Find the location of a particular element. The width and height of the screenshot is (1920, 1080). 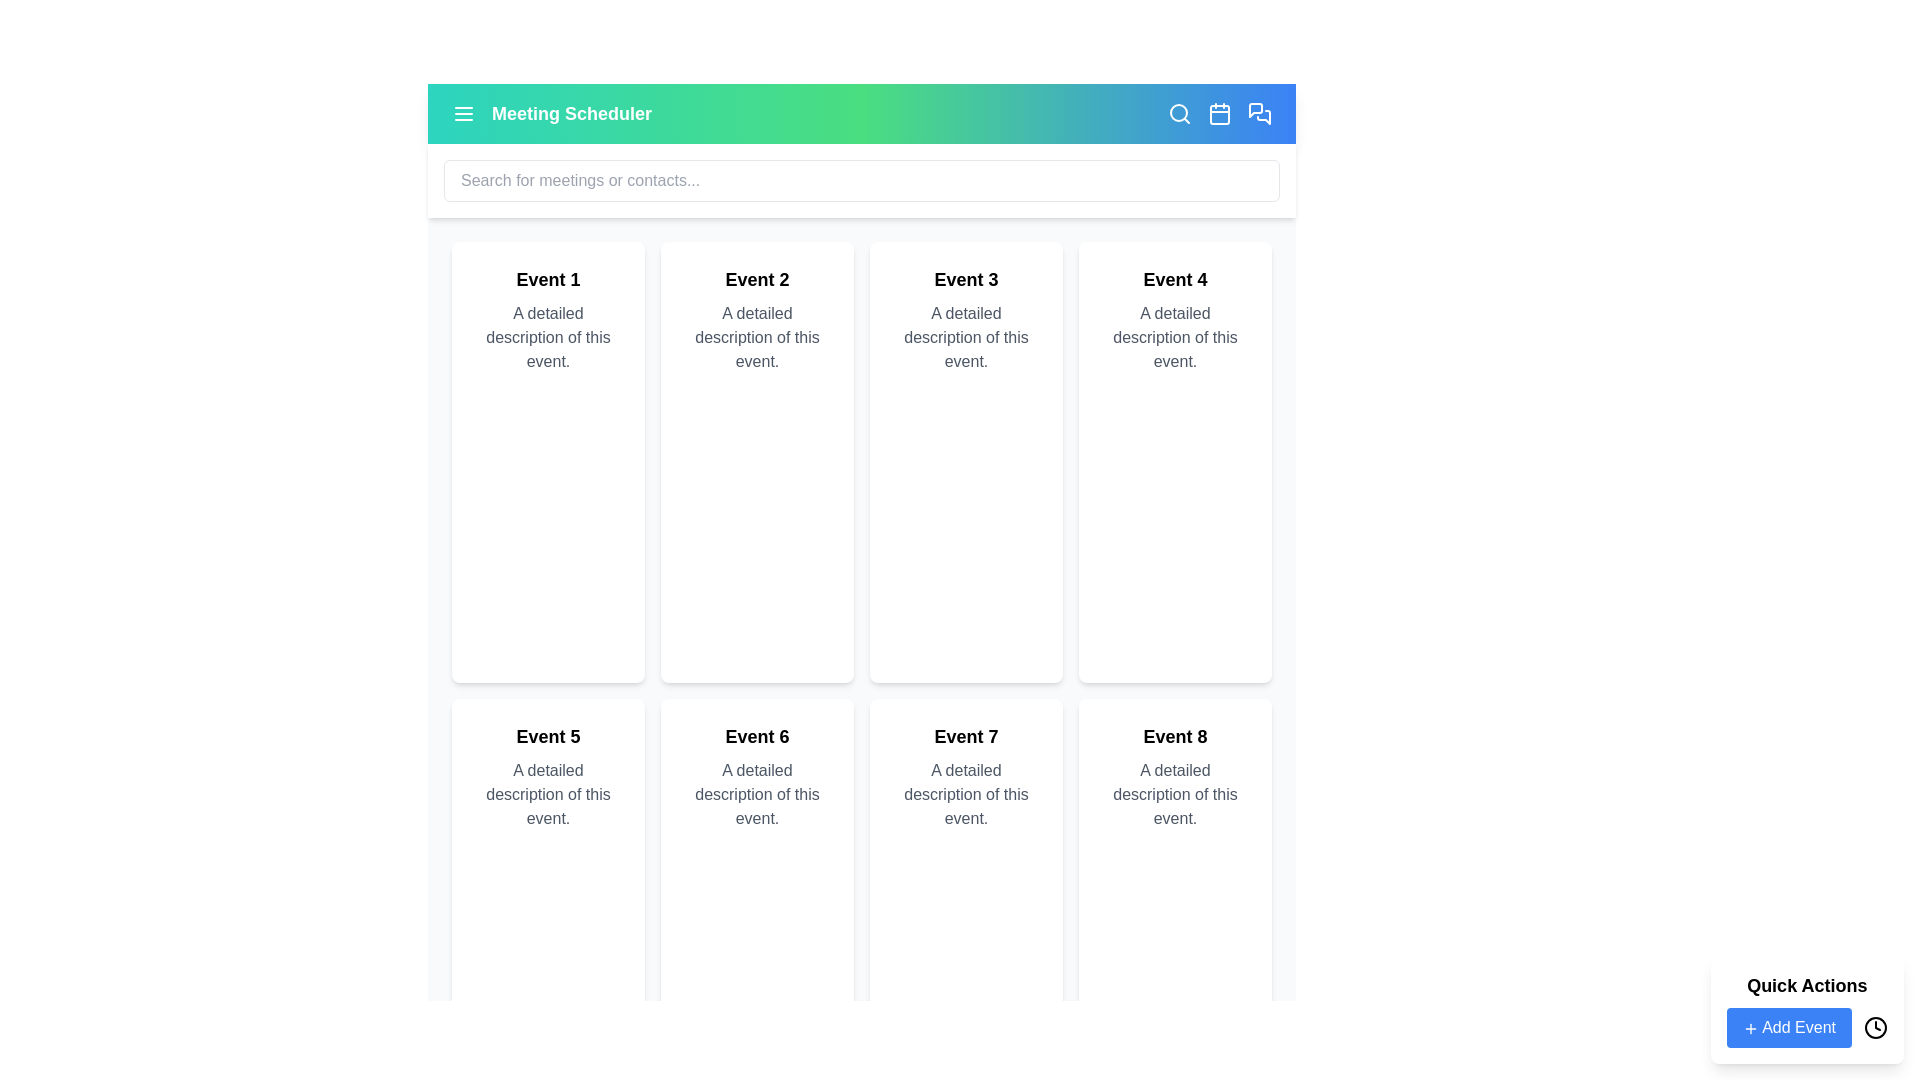

header text displaying 'Event 8', which is a bolded title at the top of the card, positioned in the bottom-right corner of the grid layout is located at coordinates (1175, 736).